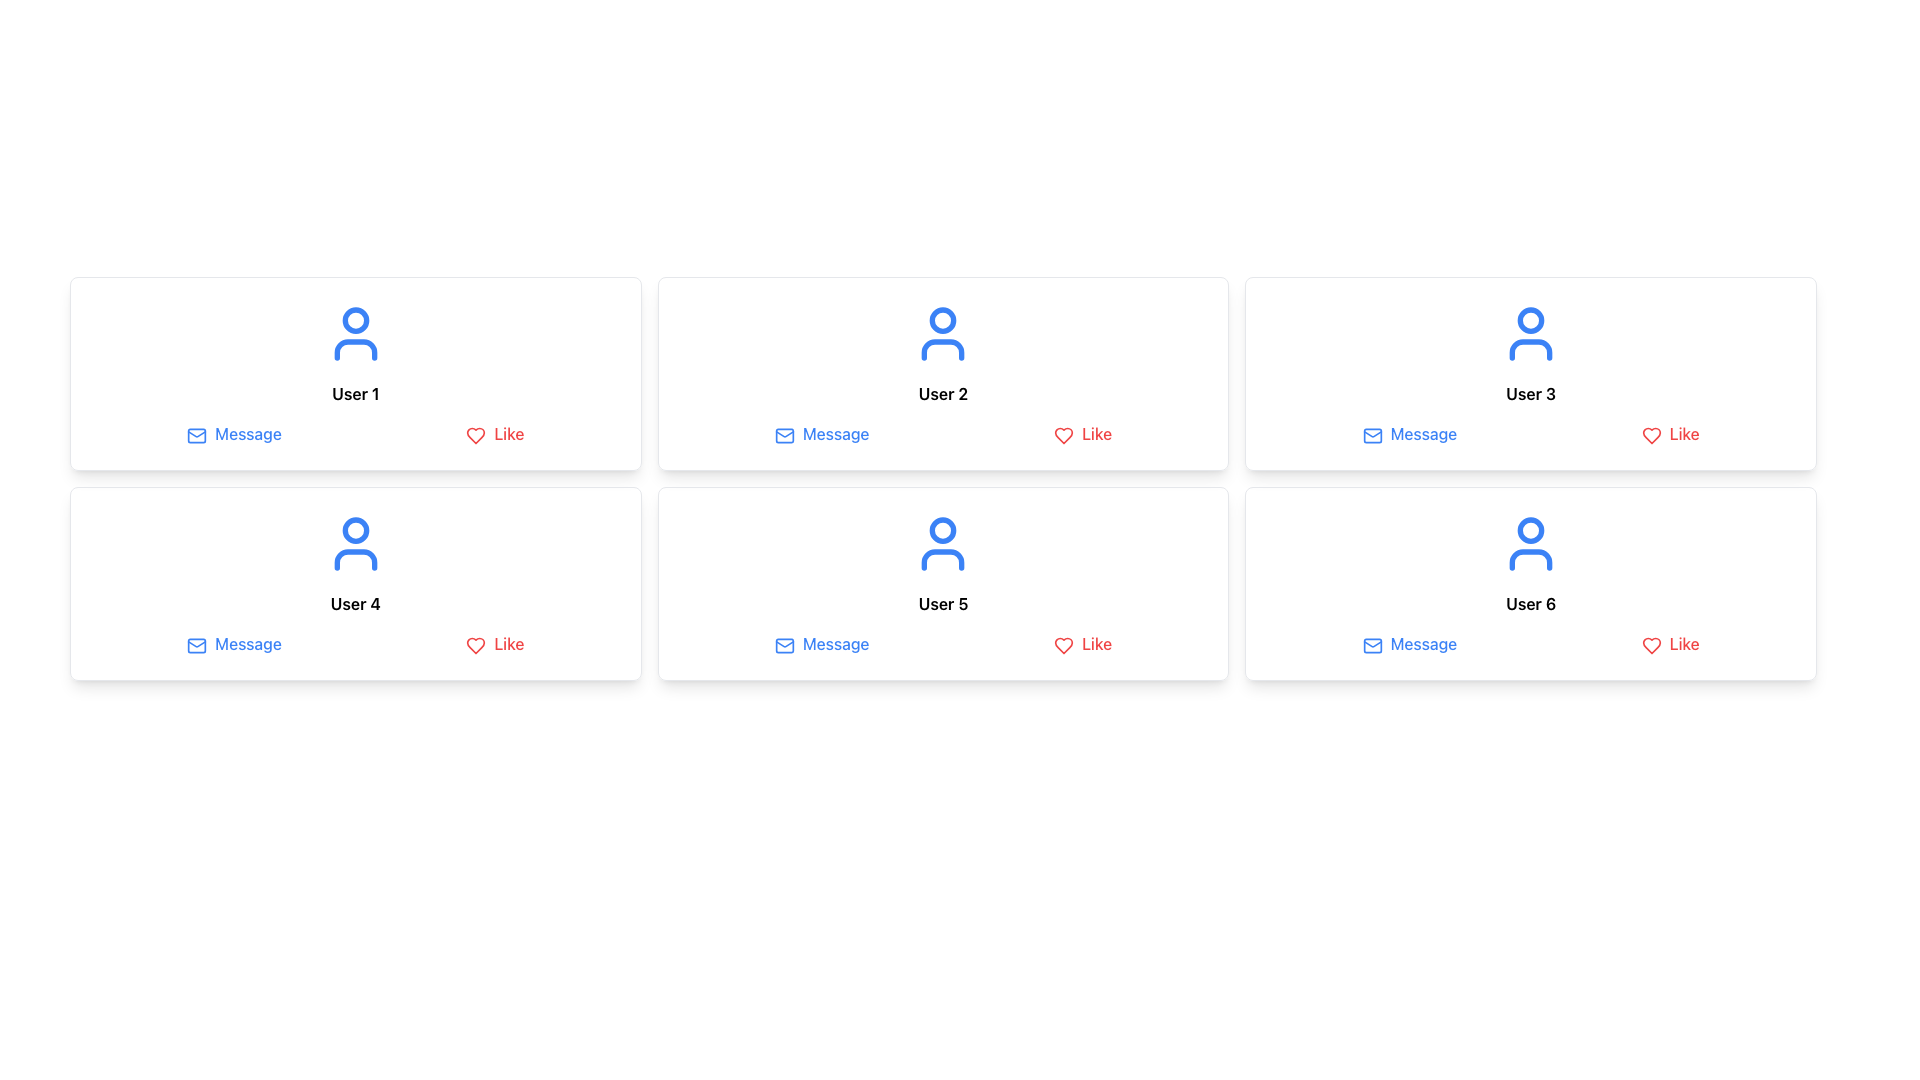  What do you see at coordinates (495, 644) in the screenshot?
I see `the 'Like' button, which features a red heart icon and the text 'Like' in red, located in the bottom-right corner of User 4's profile card` at bounding box center [495, 644].